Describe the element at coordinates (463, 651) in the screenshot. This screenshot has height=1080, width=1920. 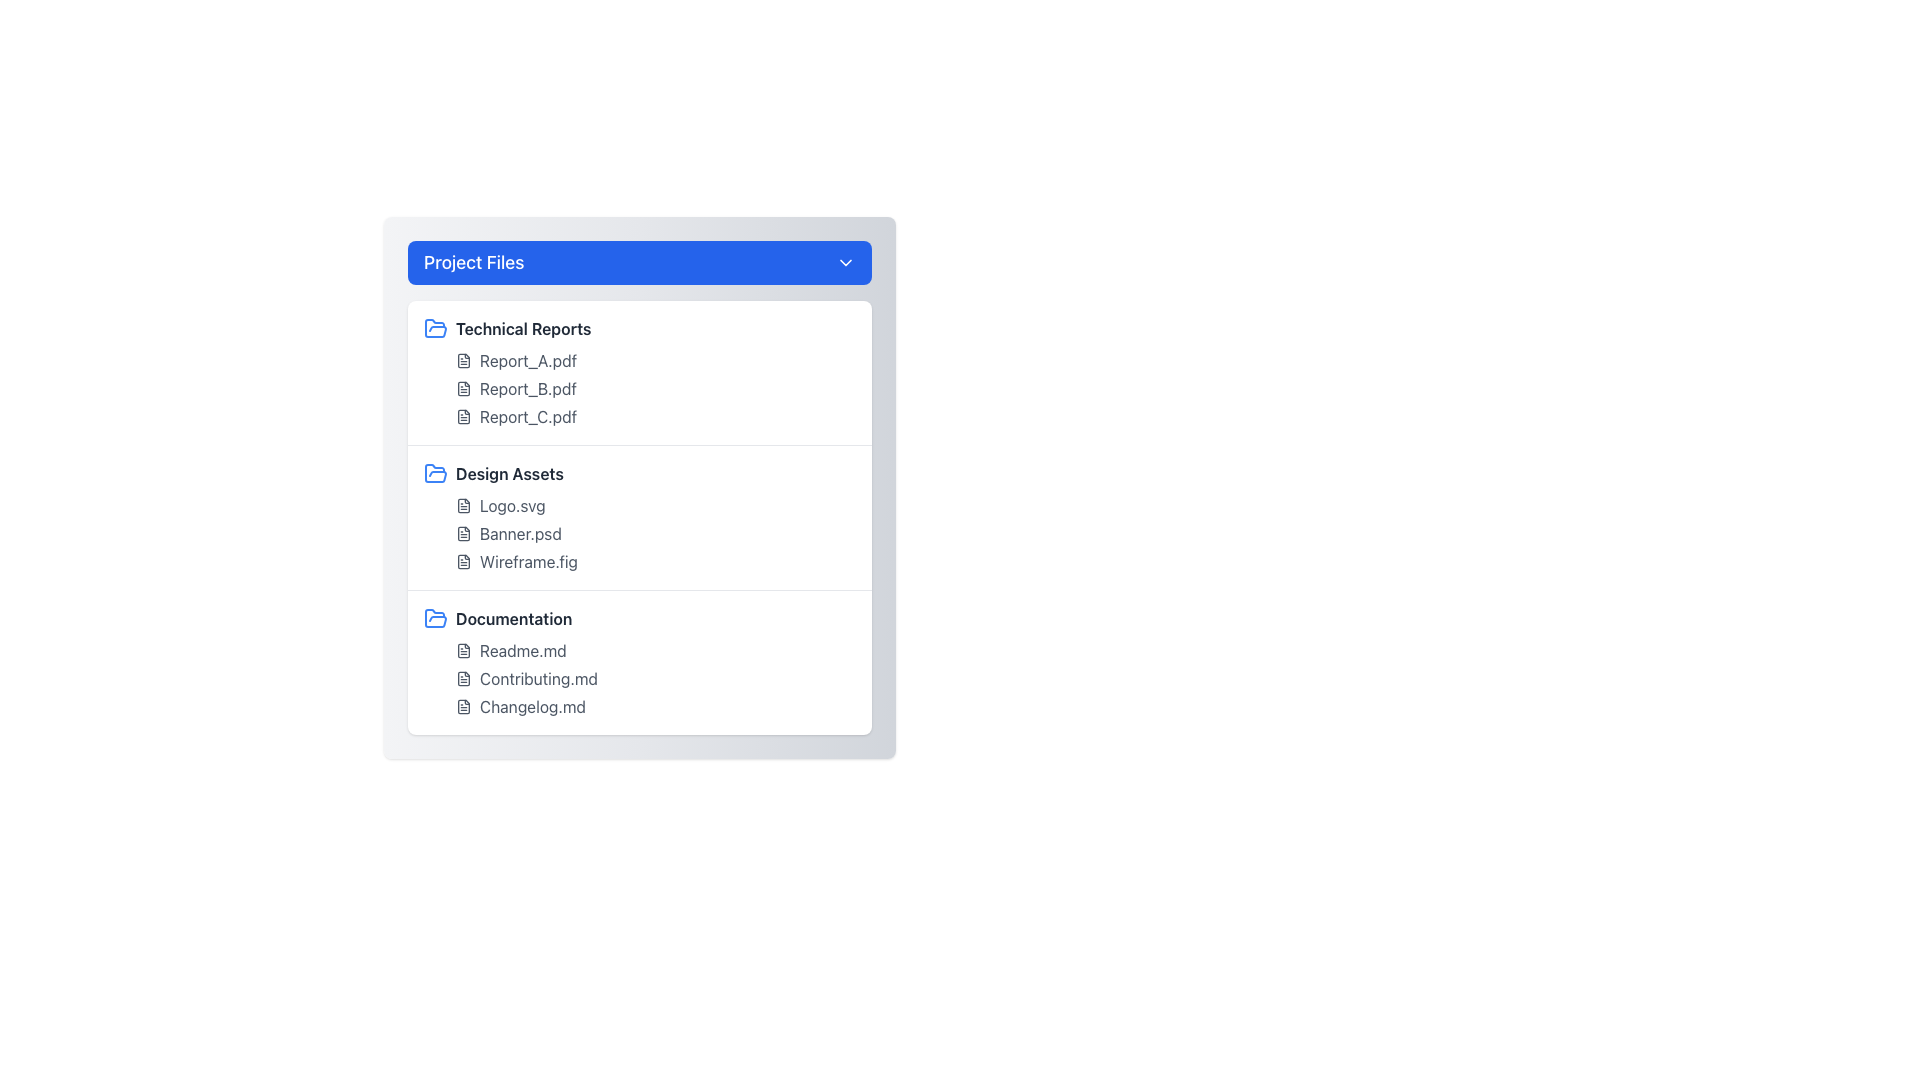
I see `the visual representation of the document icon located to the left of the 'Readme.md' text label in the Documentation section of the file browser` at that location.